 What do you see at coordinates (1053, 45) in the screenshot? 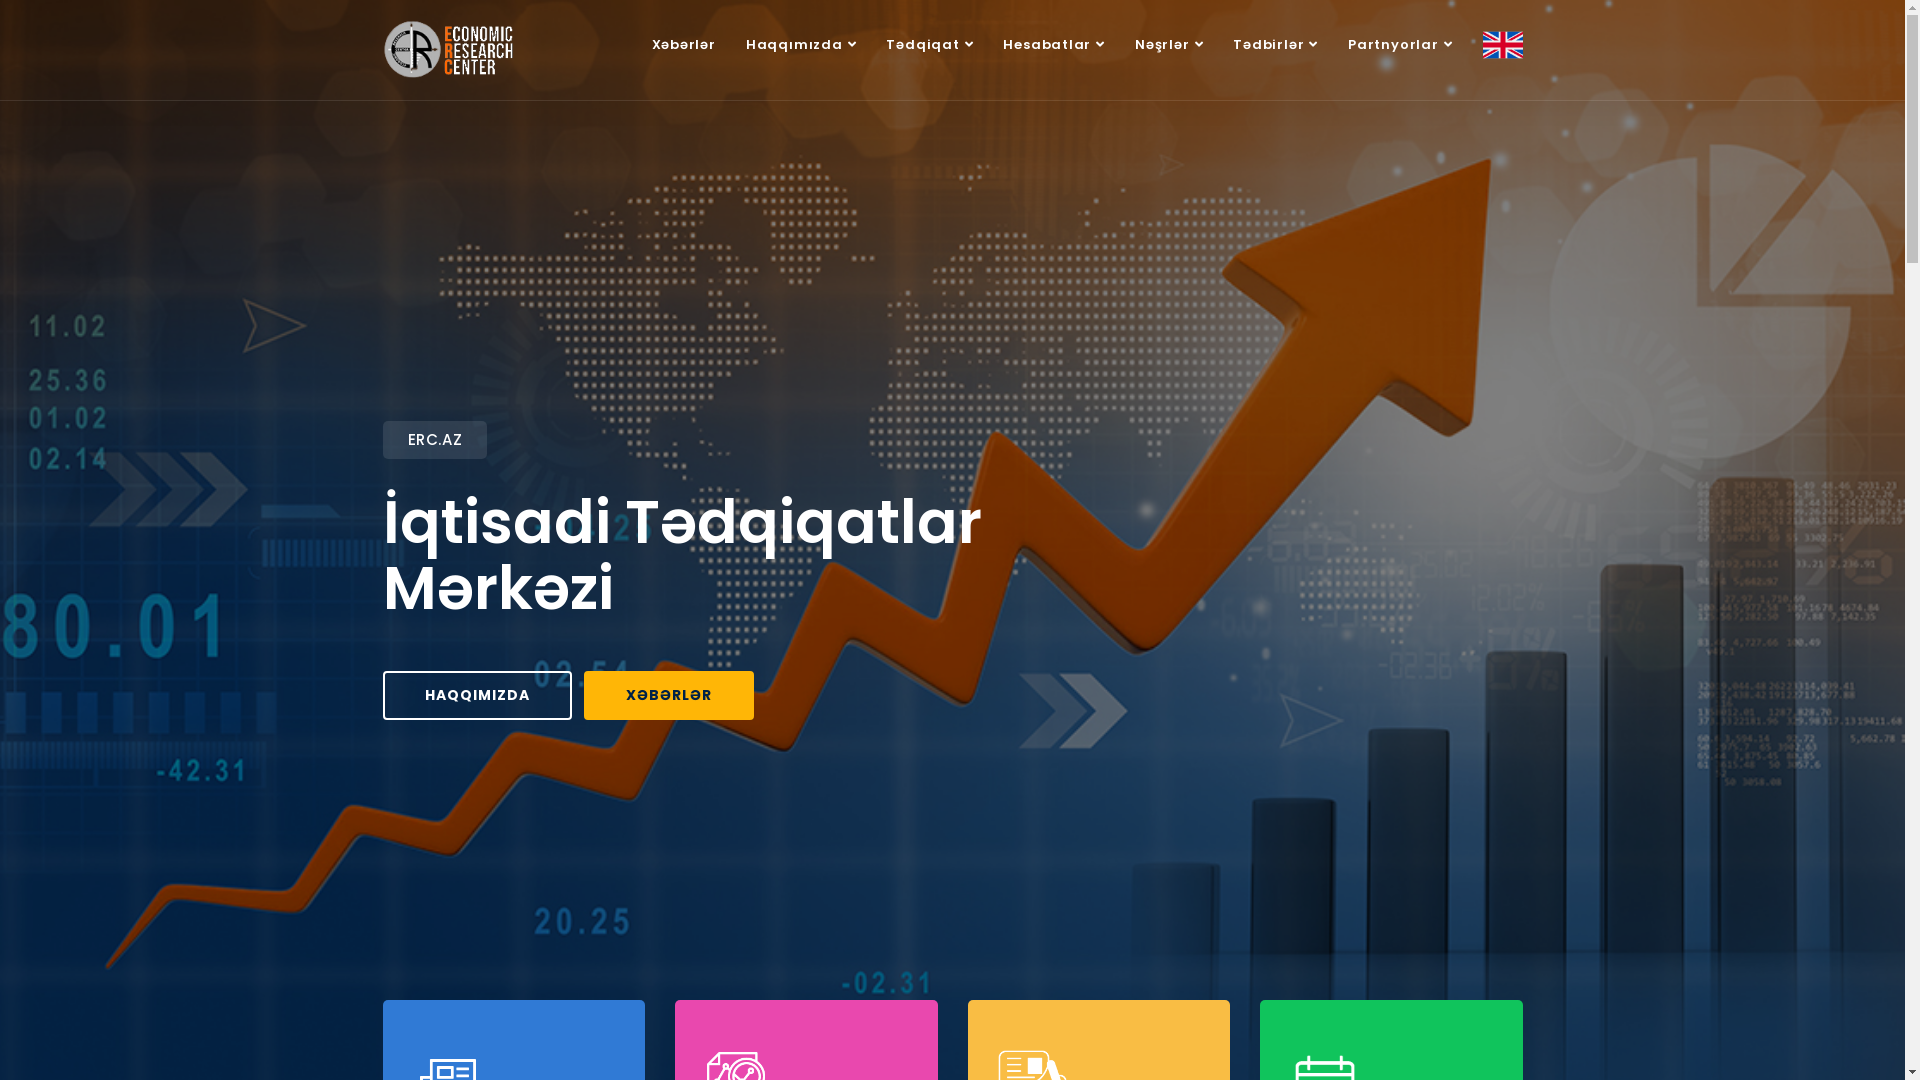
I see `'Hesabatlar'` at bounding box center [1053, 45].